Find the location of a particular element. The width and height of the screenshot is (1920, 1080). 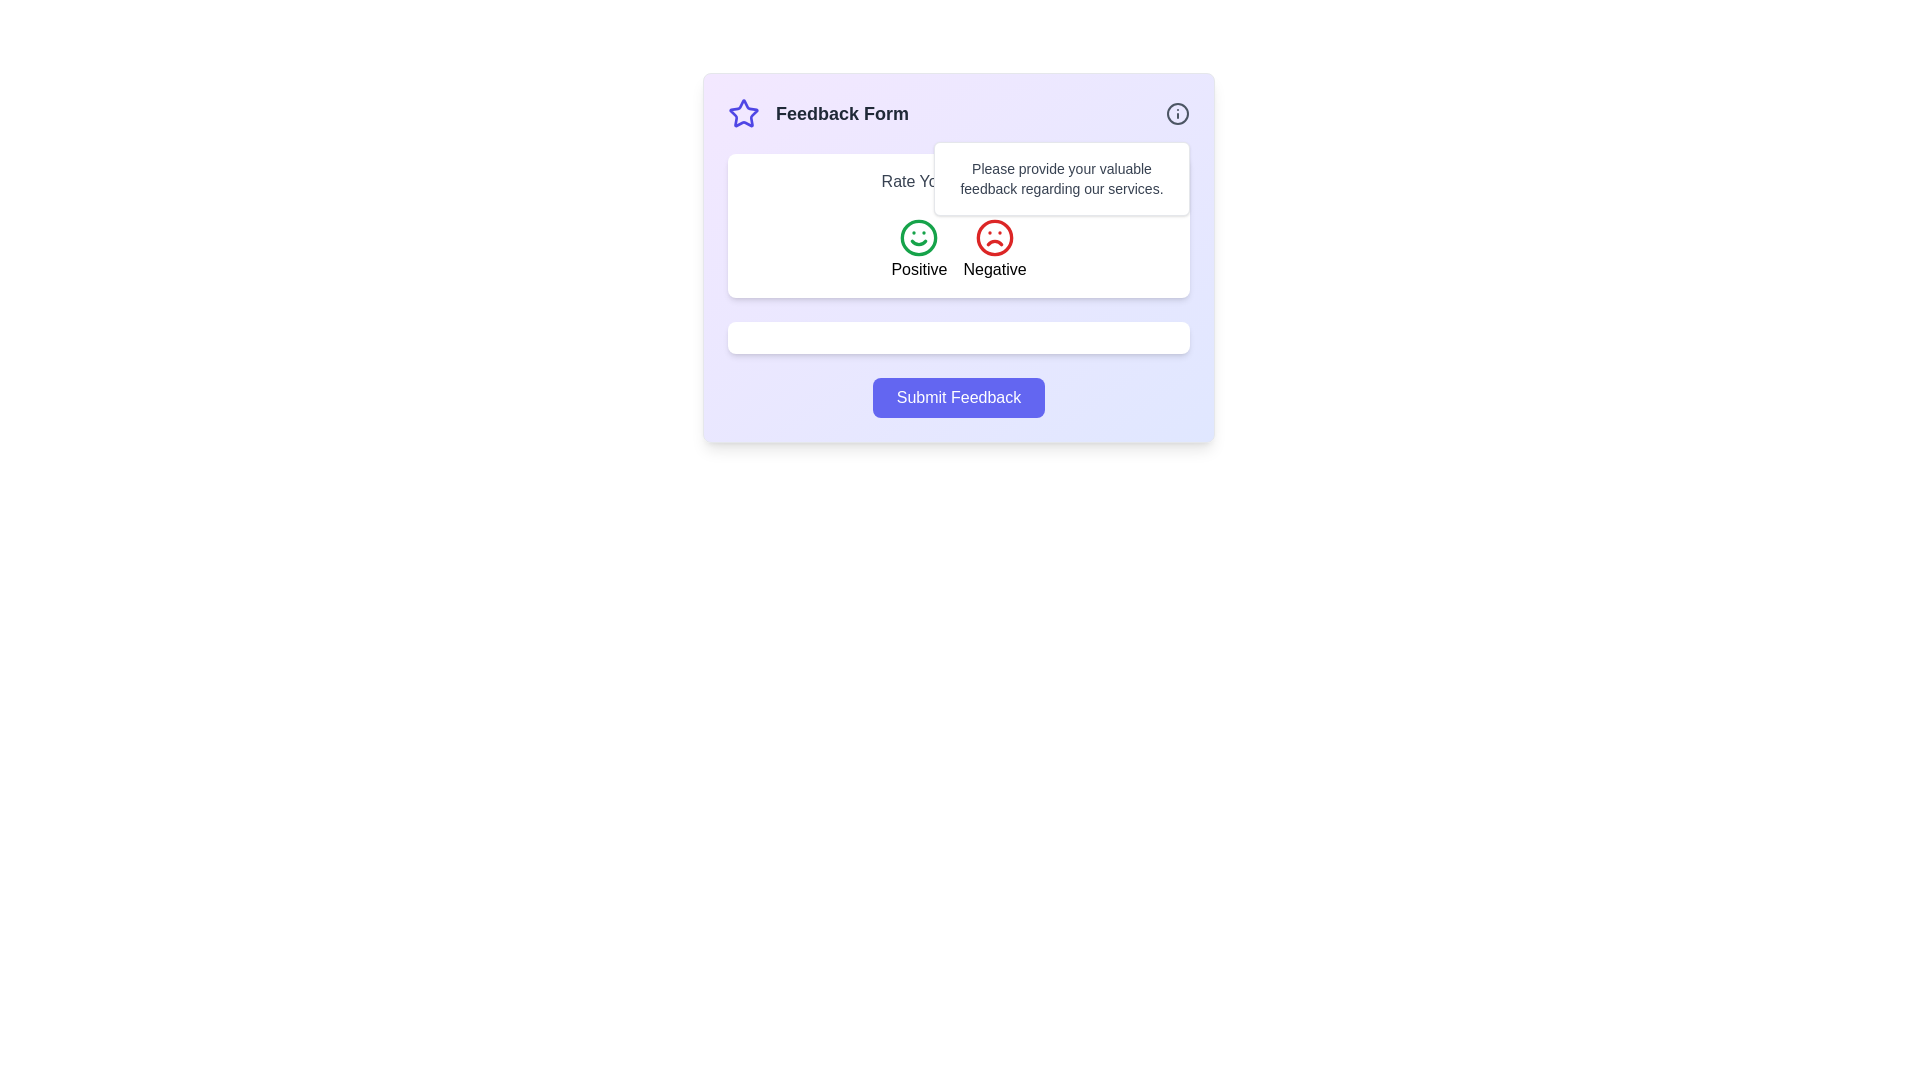

the 'Feedback Form' text label, which is styled in bold and located at the top-left corner of the feedback dialog box alongside a star icon is located at coordinates (818, 114).